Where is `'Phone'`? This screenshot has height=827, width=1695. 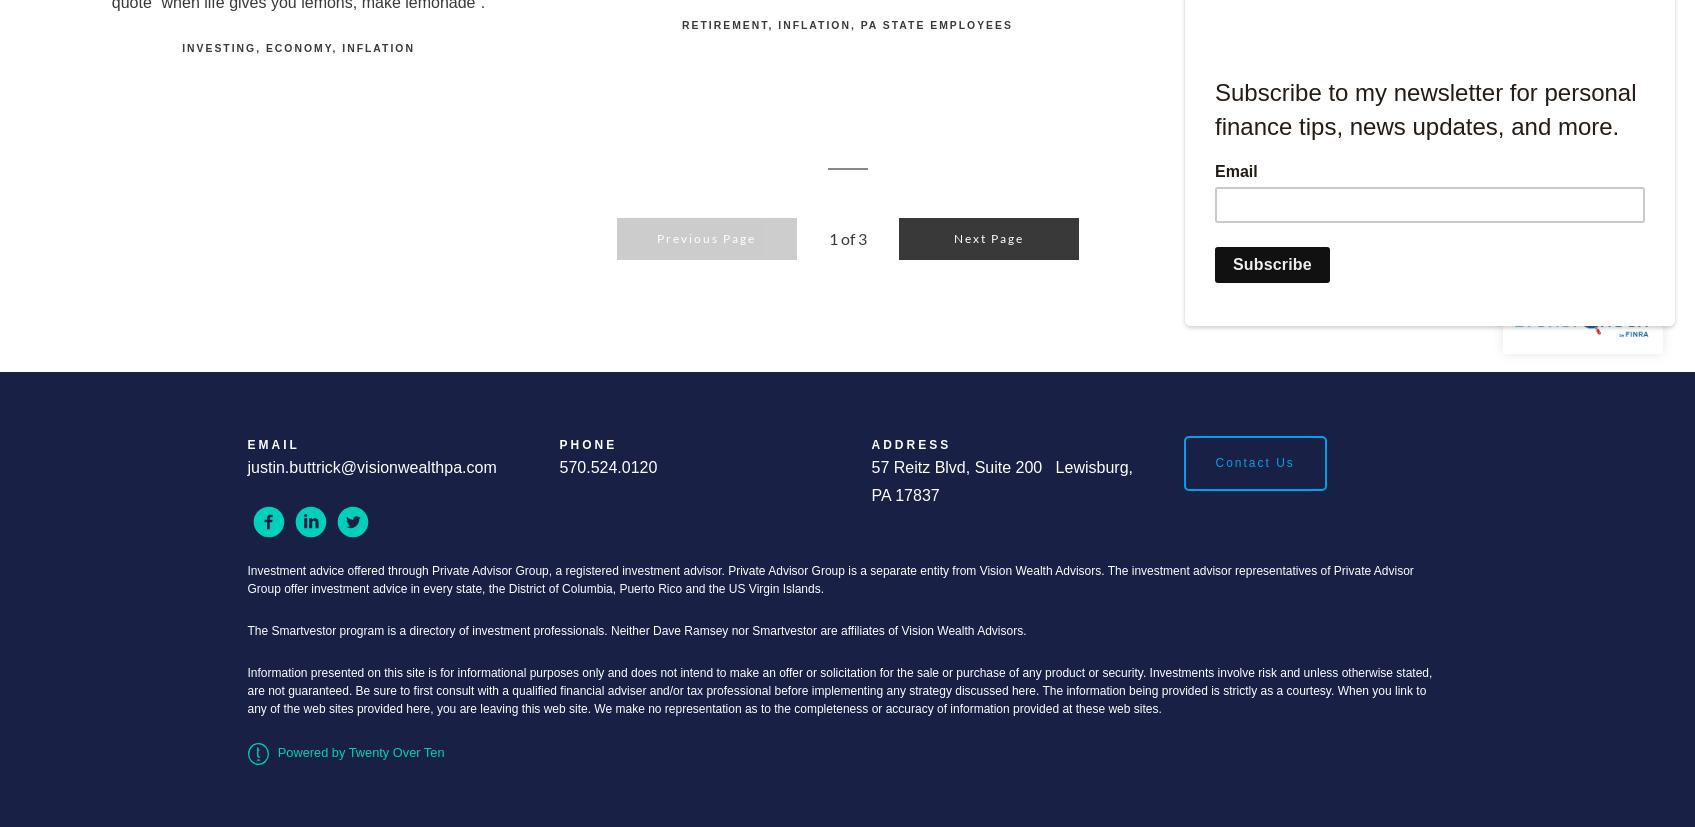 'Phone' is located at coordinates (587, 444).